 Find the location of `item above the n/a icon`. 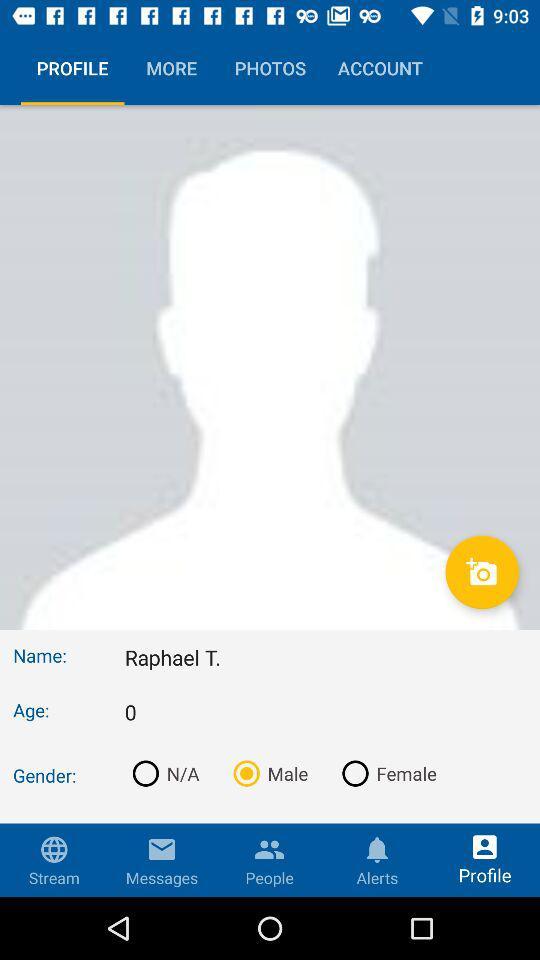

item above the n/a icon is located at coordinates (325, 712).